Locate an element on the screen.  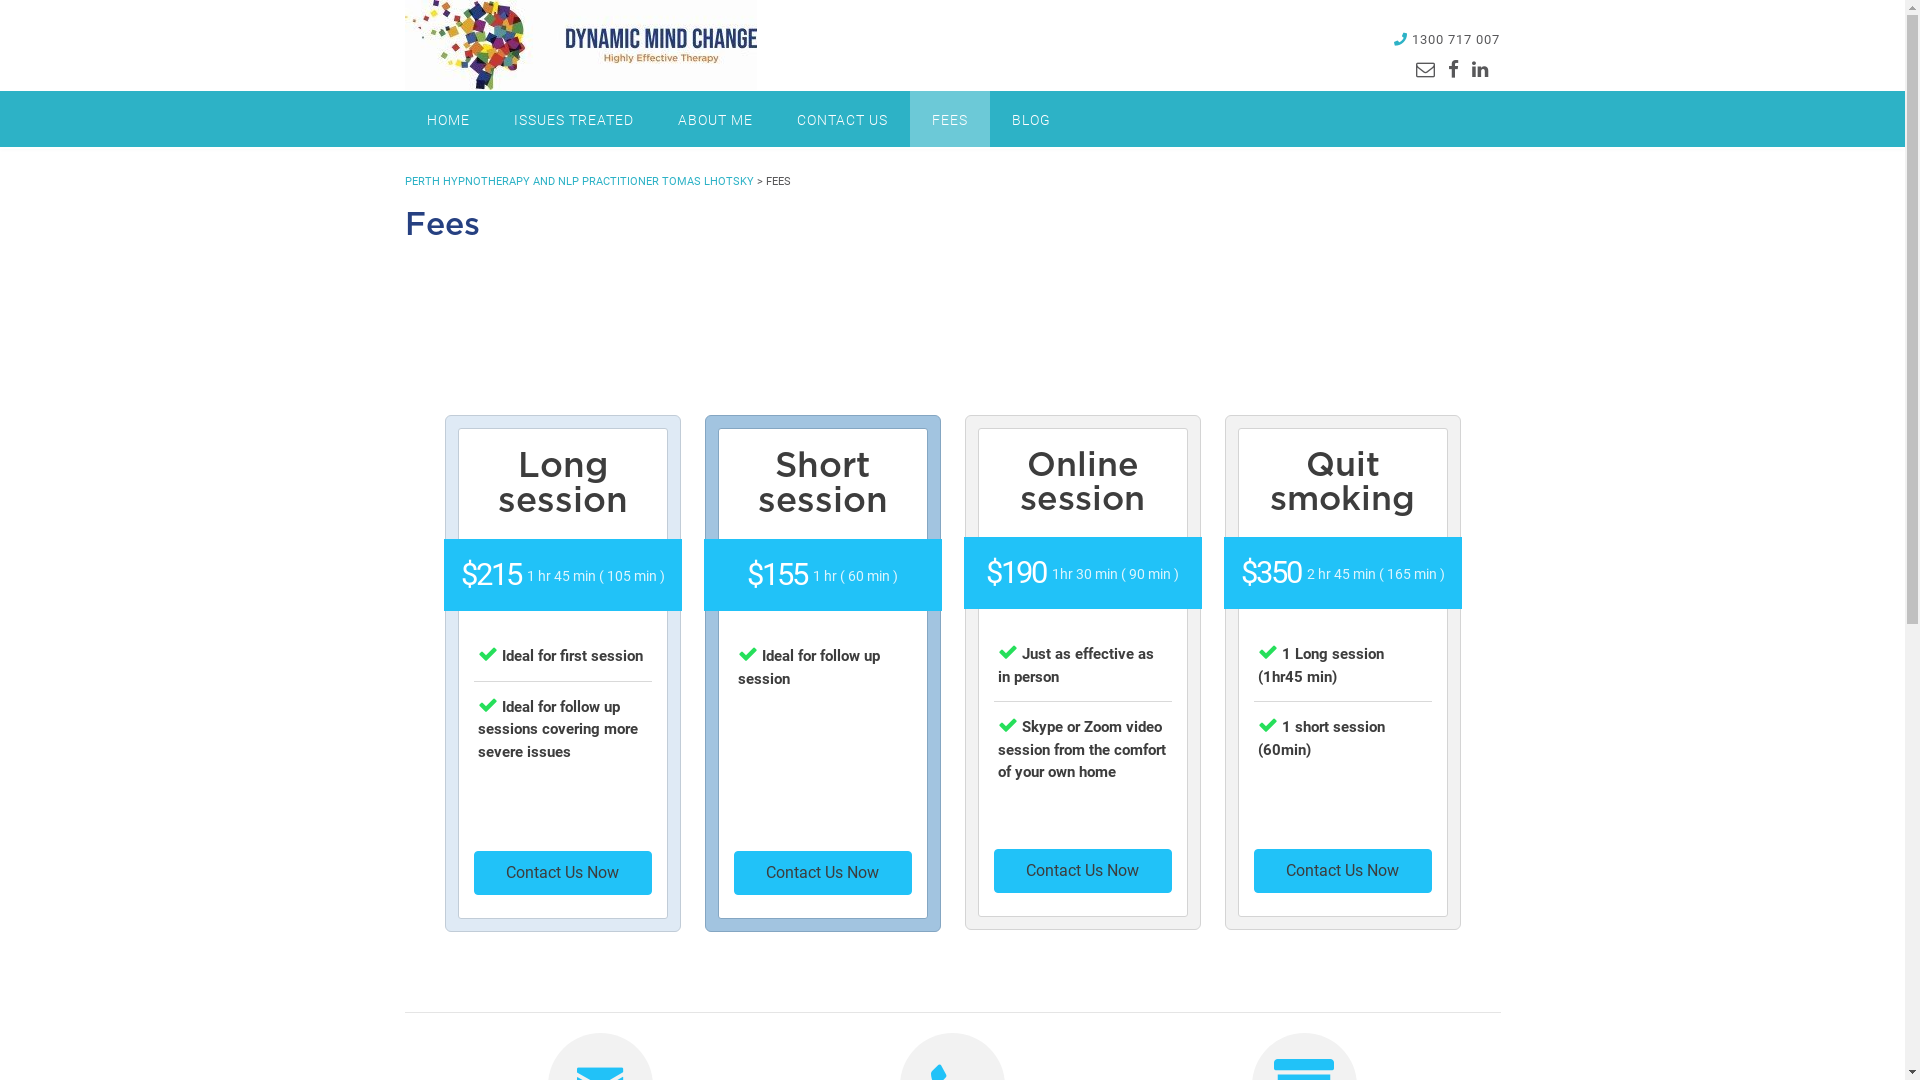
'BLOG' is located at coordinates (1031, 119).